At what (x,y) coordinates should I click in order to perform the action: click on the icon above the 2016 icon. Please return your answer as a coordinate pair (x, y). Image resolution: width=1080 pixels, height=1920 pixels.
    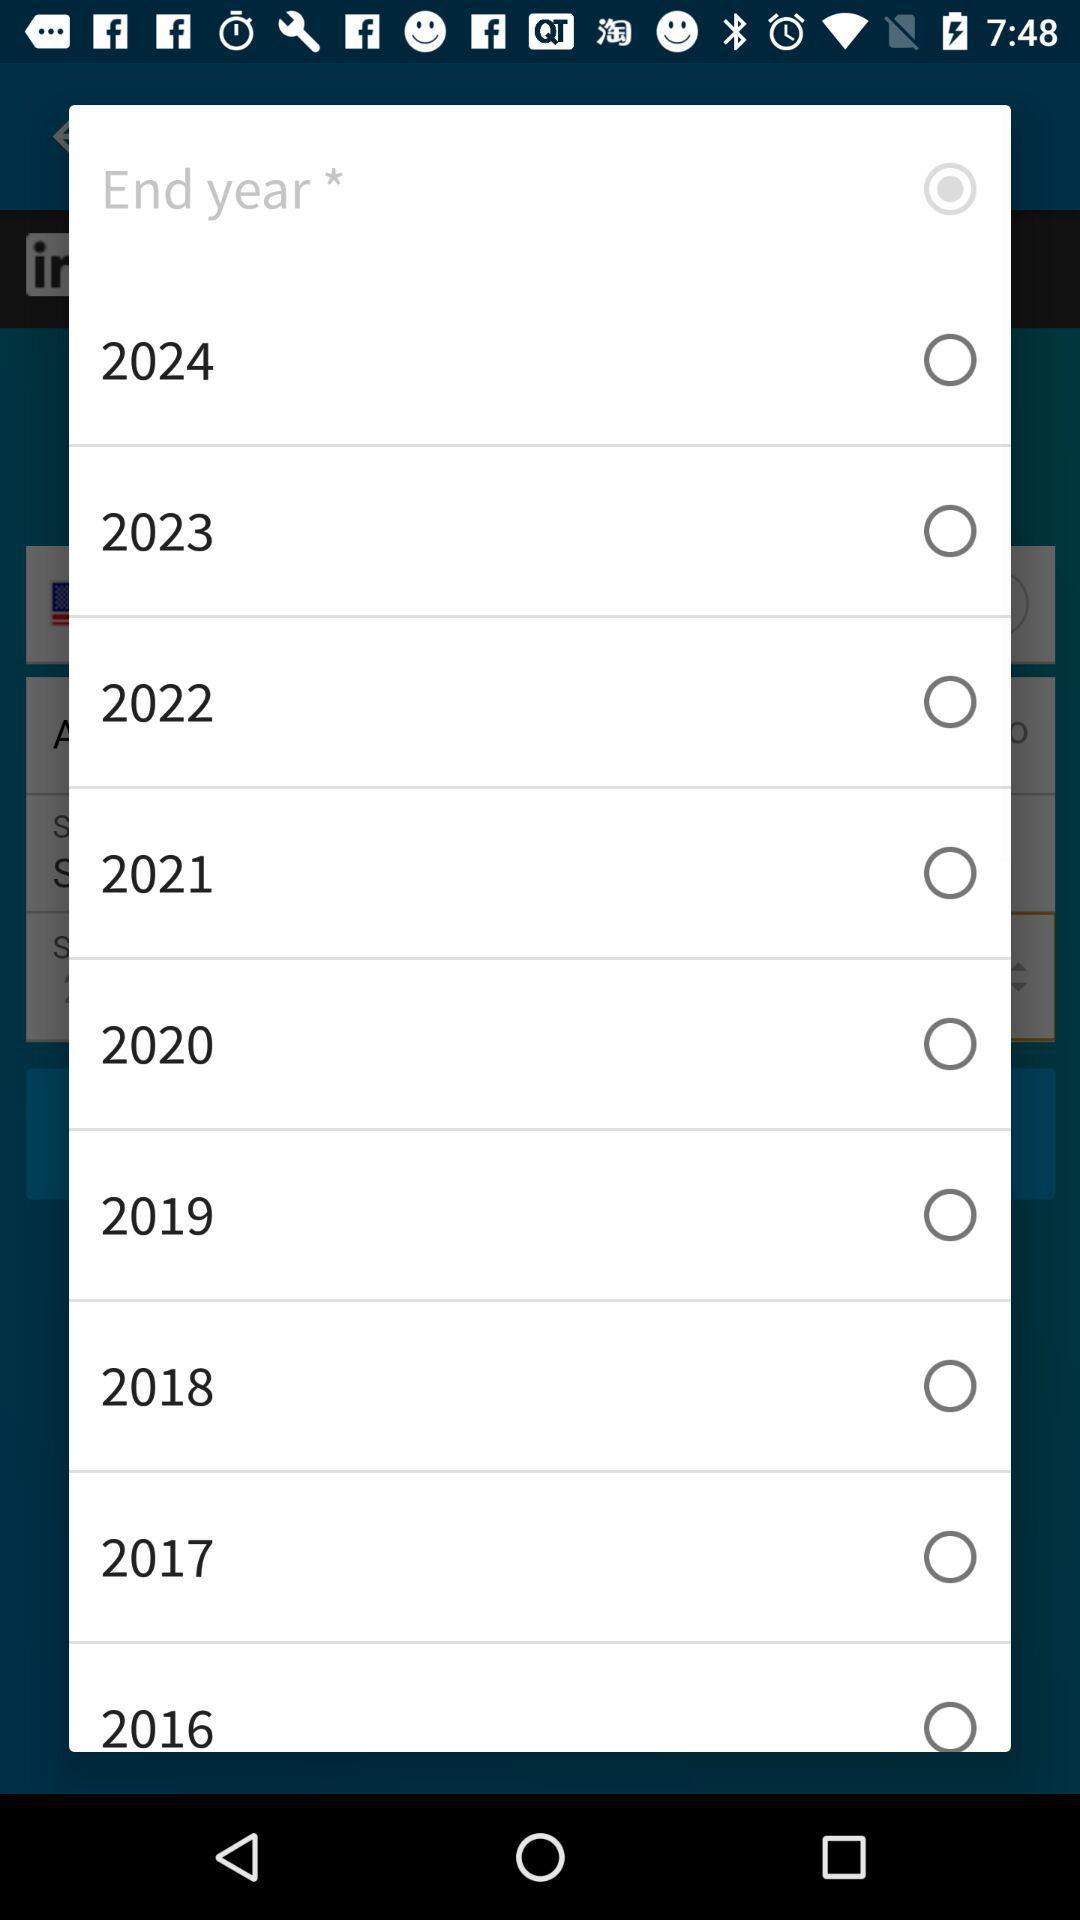
    Looking at the image, I should click on (540, 1555).